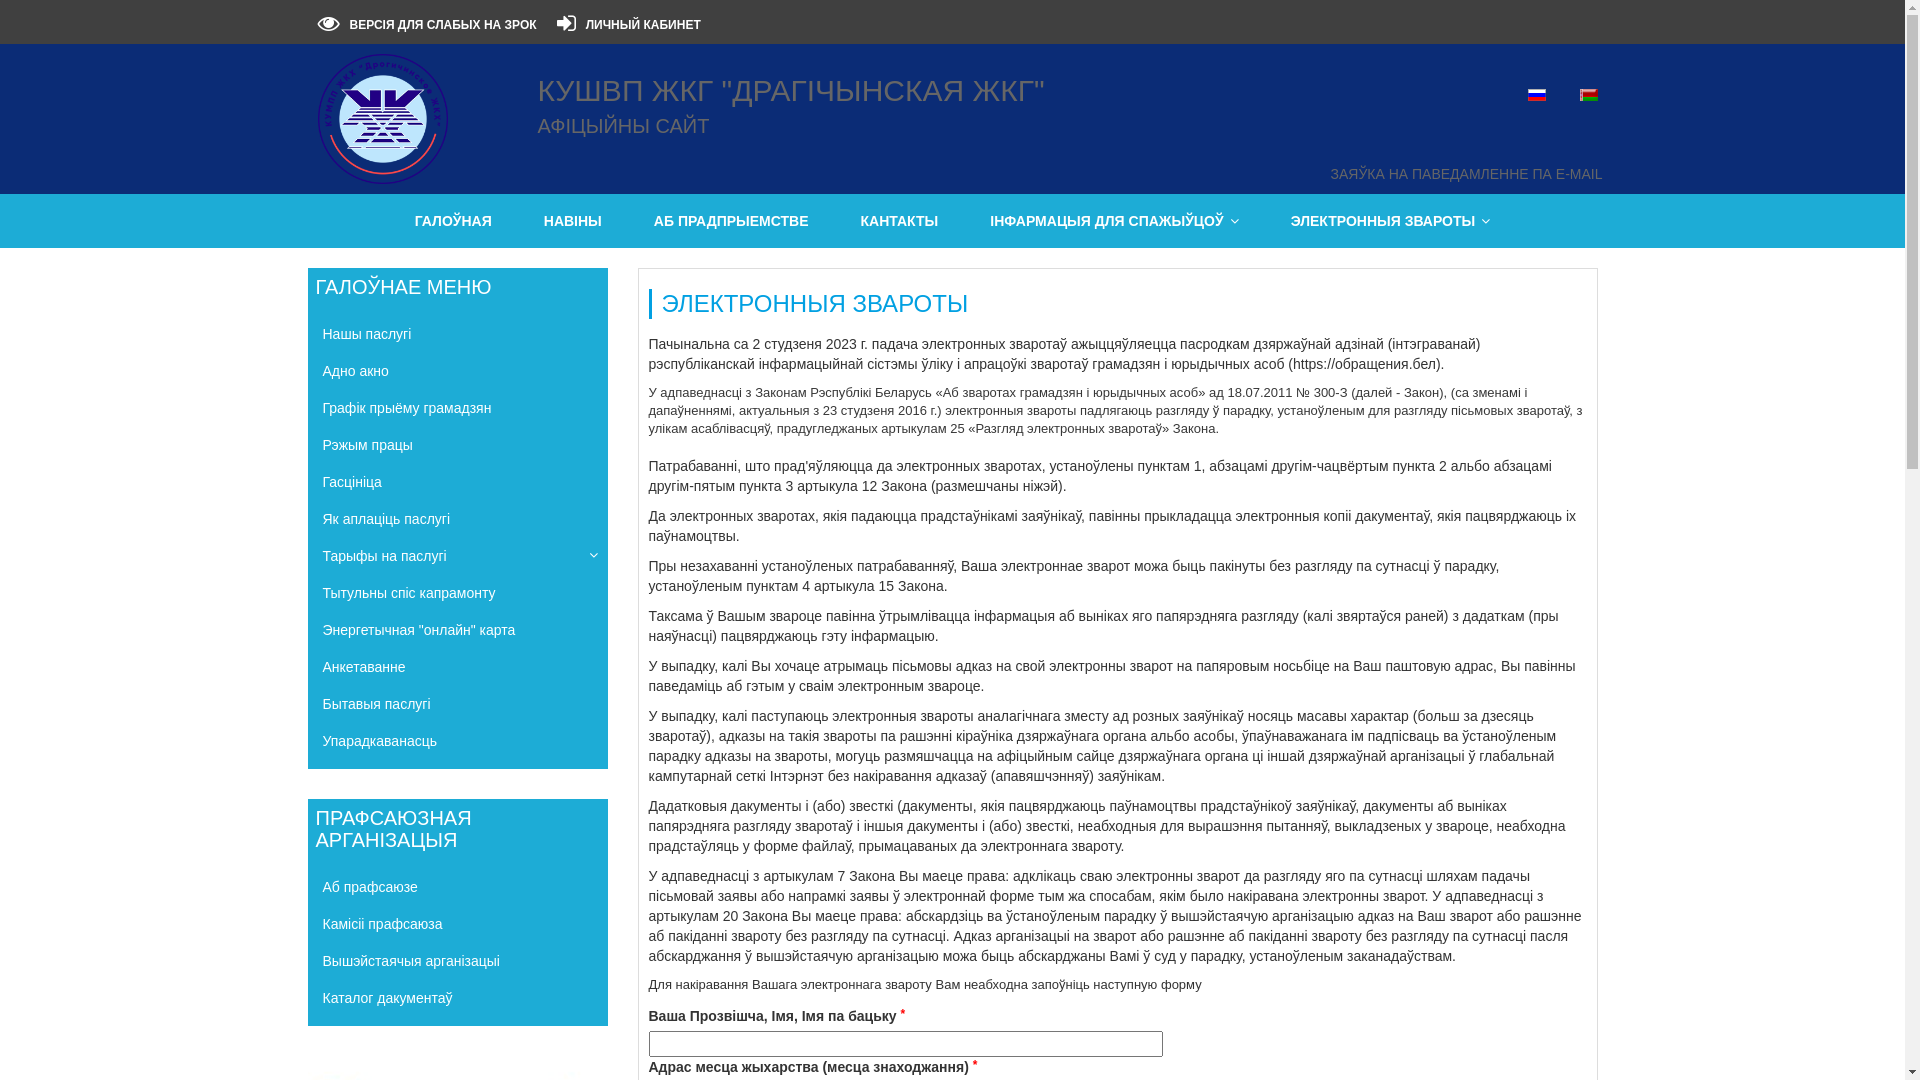 The height and width of the screenshot is (1080, 1920). I want to click on 'Belarusian (be-BY)', so click(1587, 95).